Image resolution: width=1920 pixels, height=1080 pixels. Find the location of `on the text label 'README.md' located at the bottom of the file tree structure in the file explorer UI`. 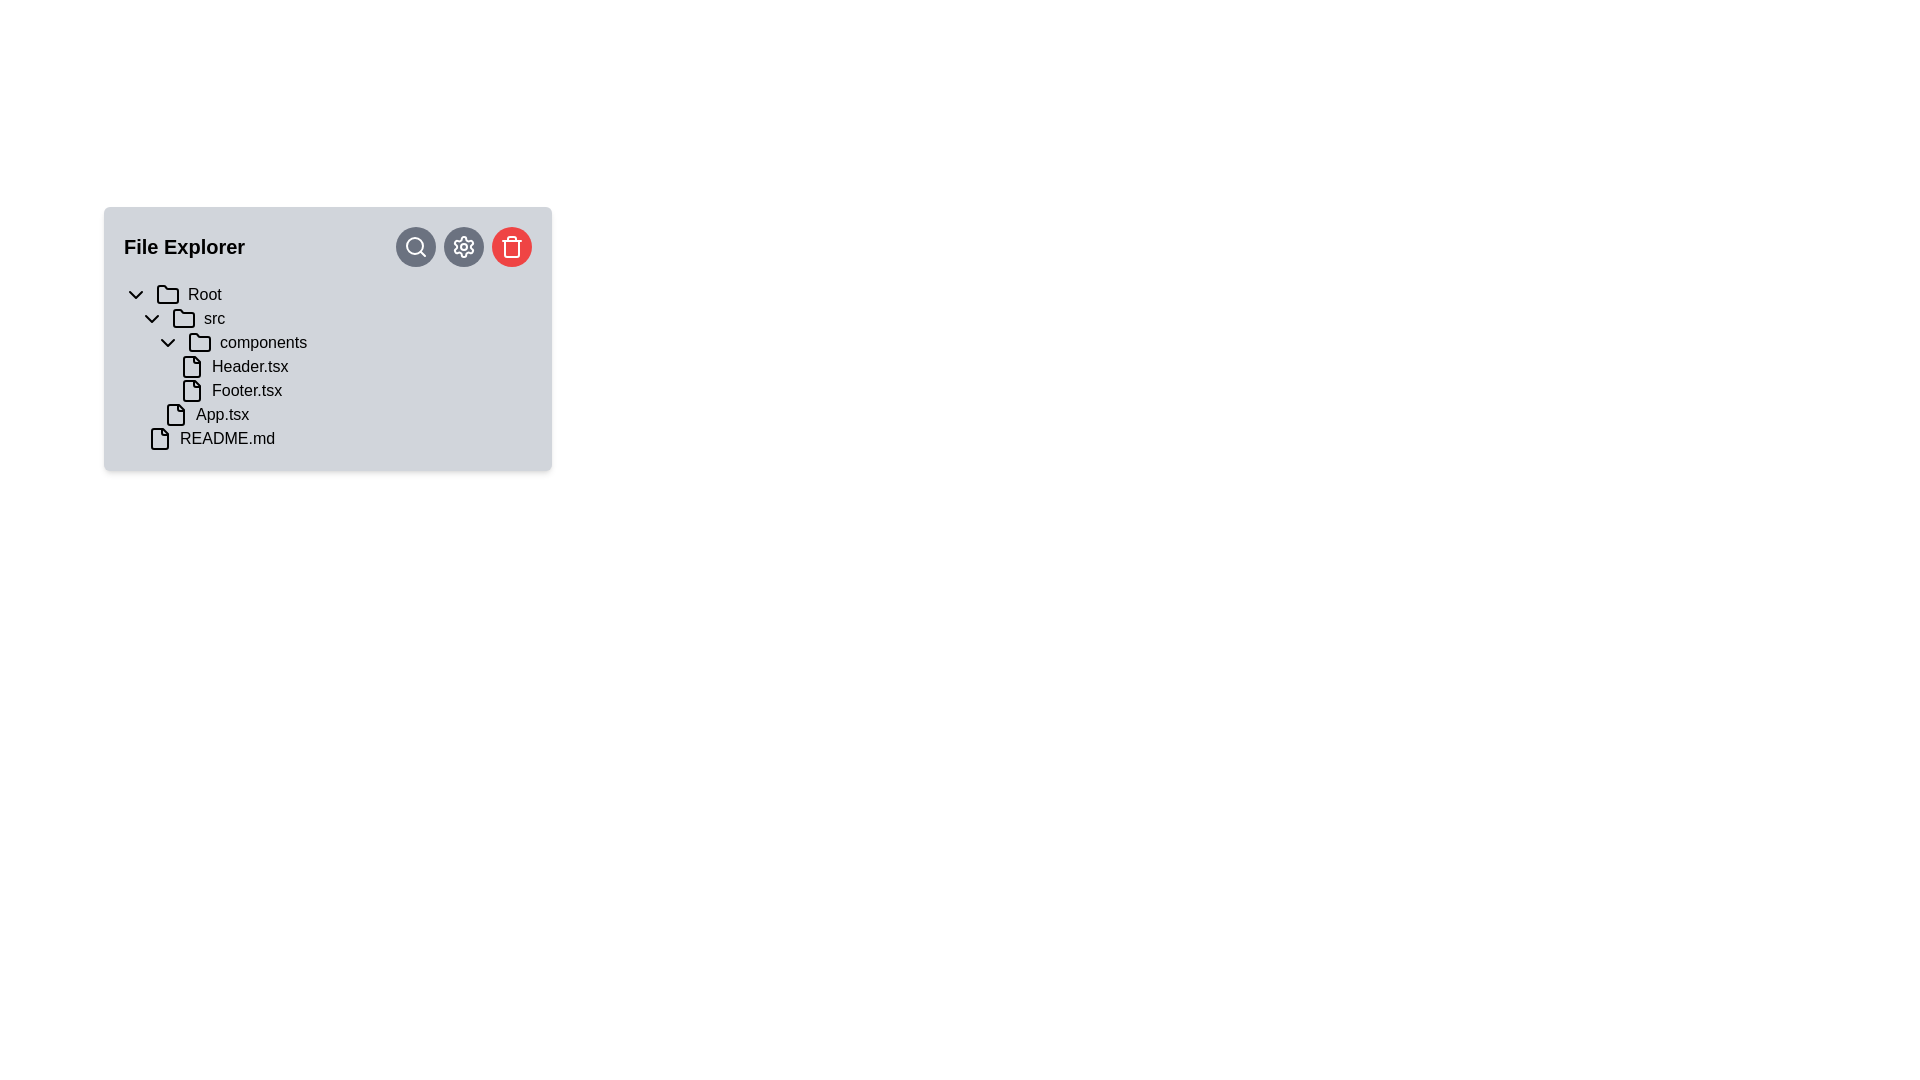

on the text label 'README.md' located at the bottom of the file tree structure in the file explorer UI is located at coordinates (227, 438).